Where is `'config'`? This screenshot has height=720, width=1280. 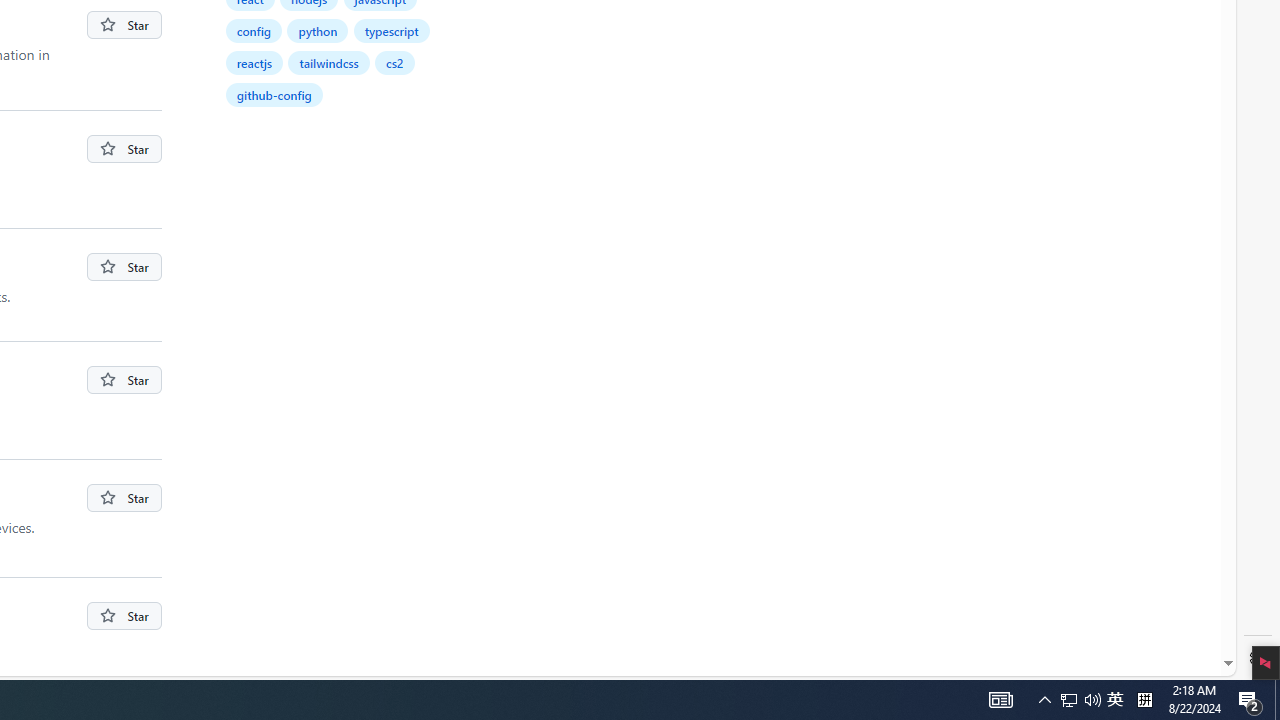
'config' is located at coordinates (253, 30).